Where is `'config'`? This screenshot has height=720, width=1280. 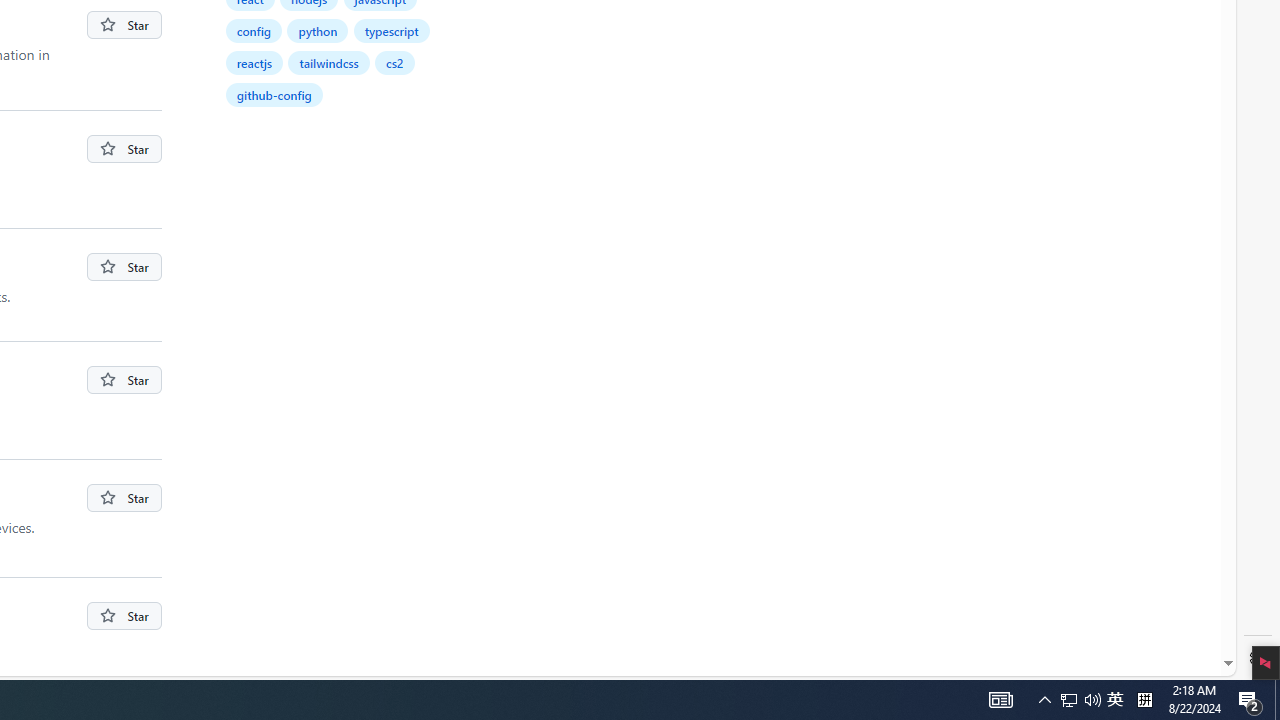
'config' is located at coordinates (253, 30).